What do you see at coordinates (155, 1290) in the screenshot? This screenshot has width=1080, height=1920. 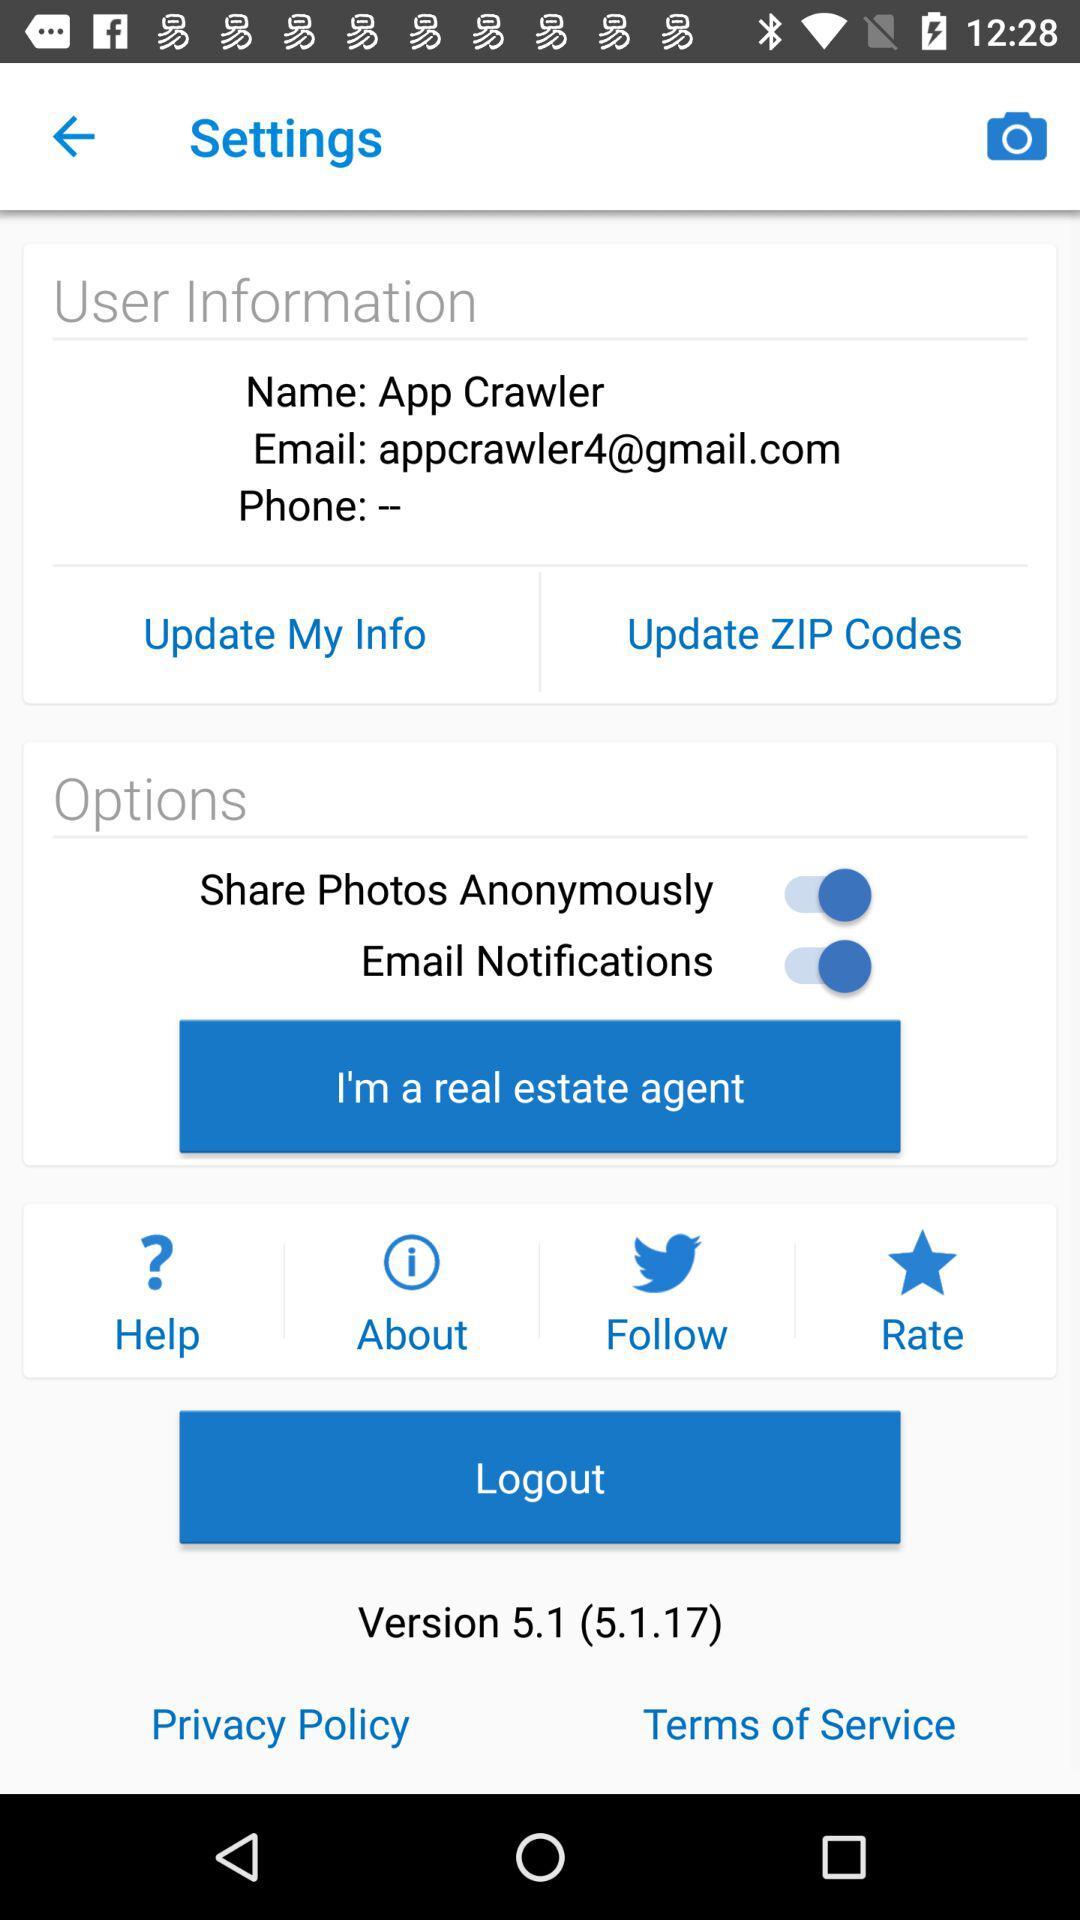 I see `item above logout` at bounding box center [155, 1290].